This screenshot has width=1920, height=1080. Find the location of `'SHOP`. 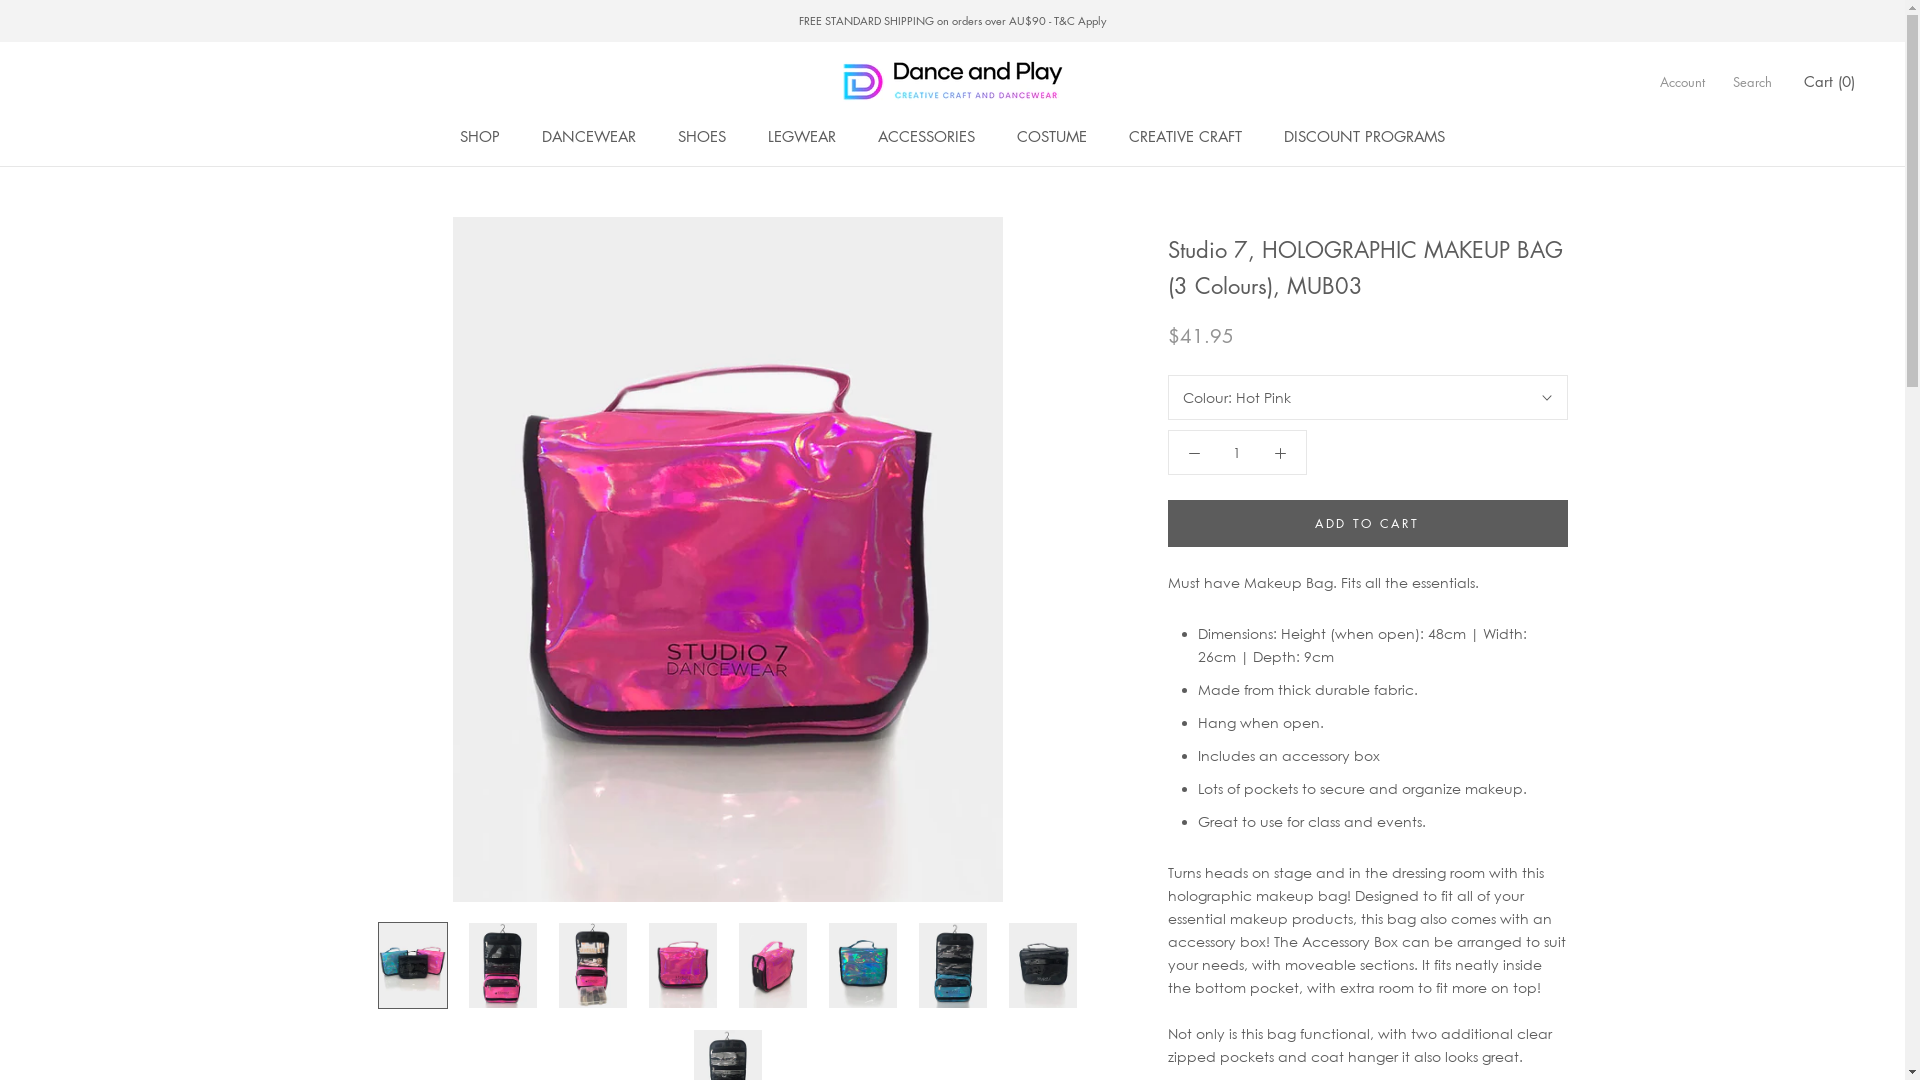

'SHOP is located at coordinates (480, 135).